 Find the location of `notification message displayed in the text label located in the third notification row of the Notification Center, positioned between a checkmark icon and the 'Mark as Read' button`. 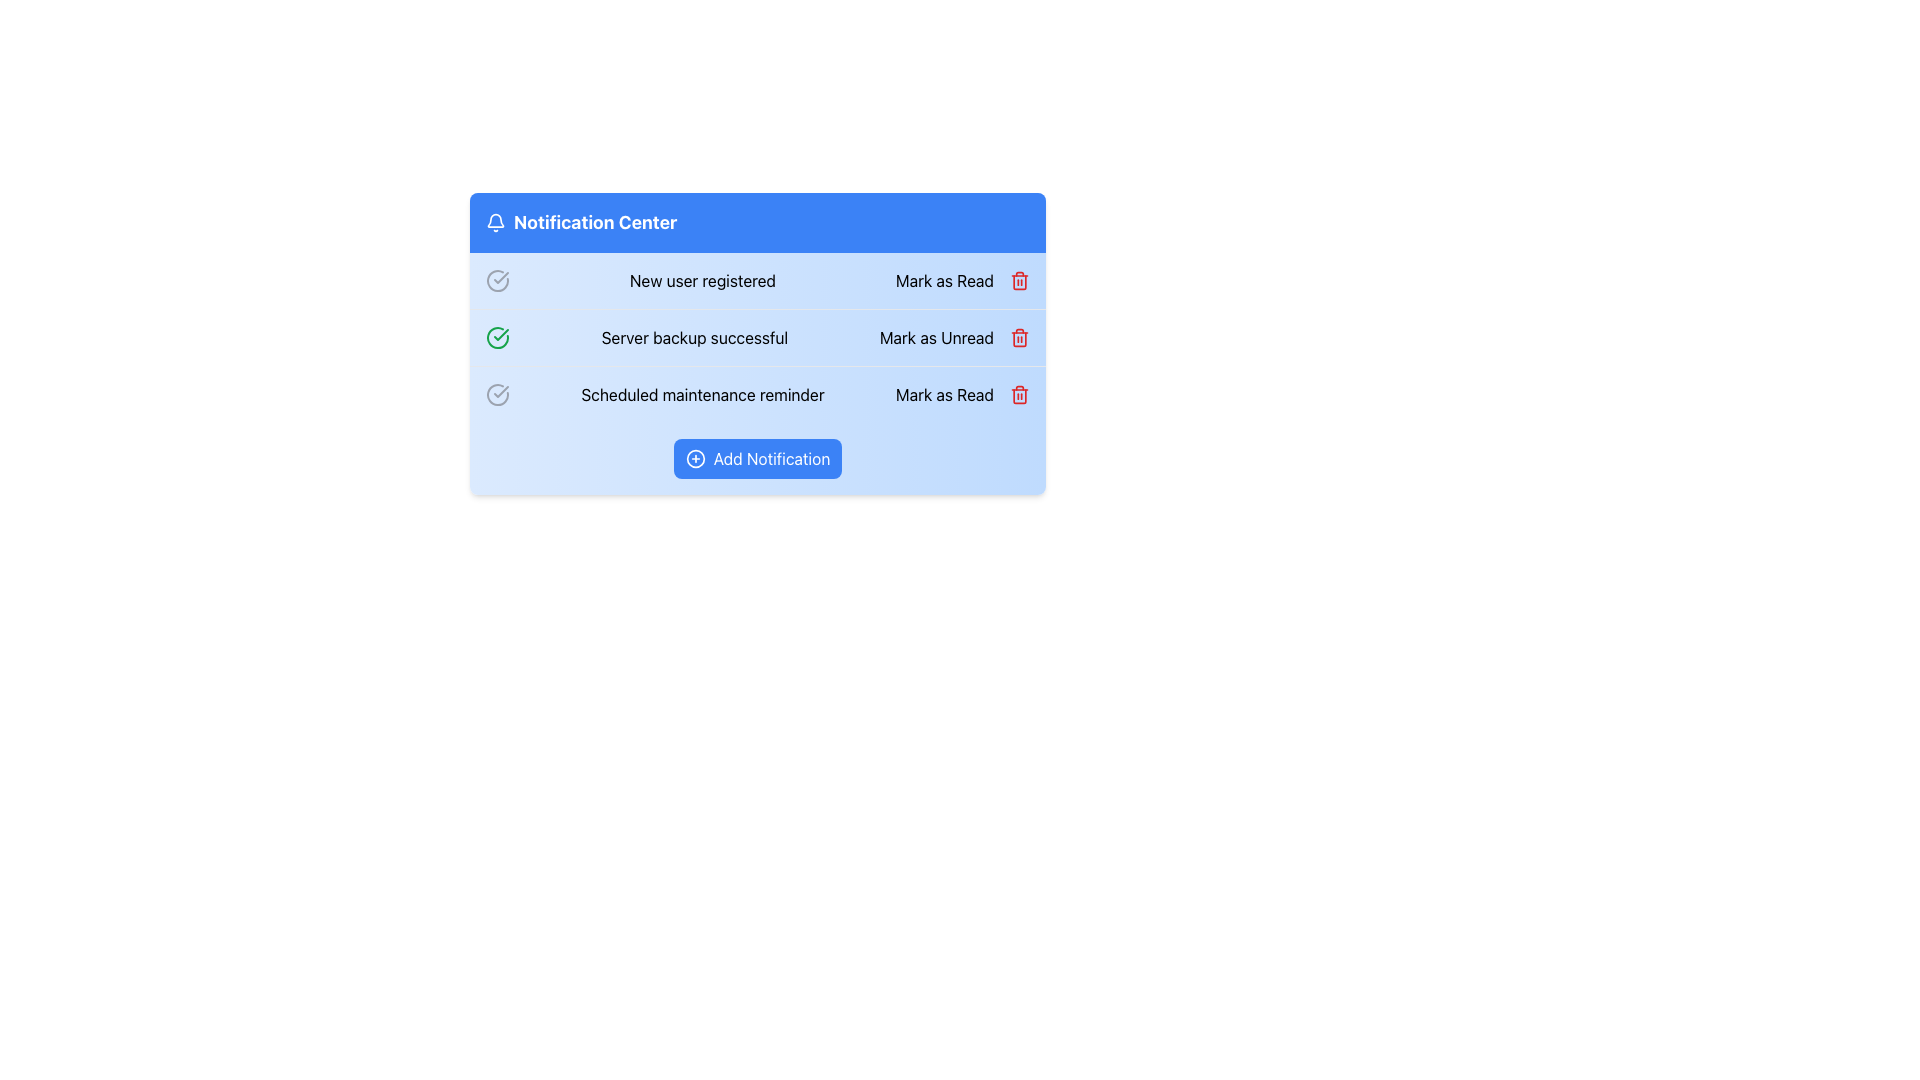

notification message displayed in the text label located in the third notification row of the Notification Center, positioned between a checkmark icon and the 'Mark as Read' button is located at coordinates (702, 394).